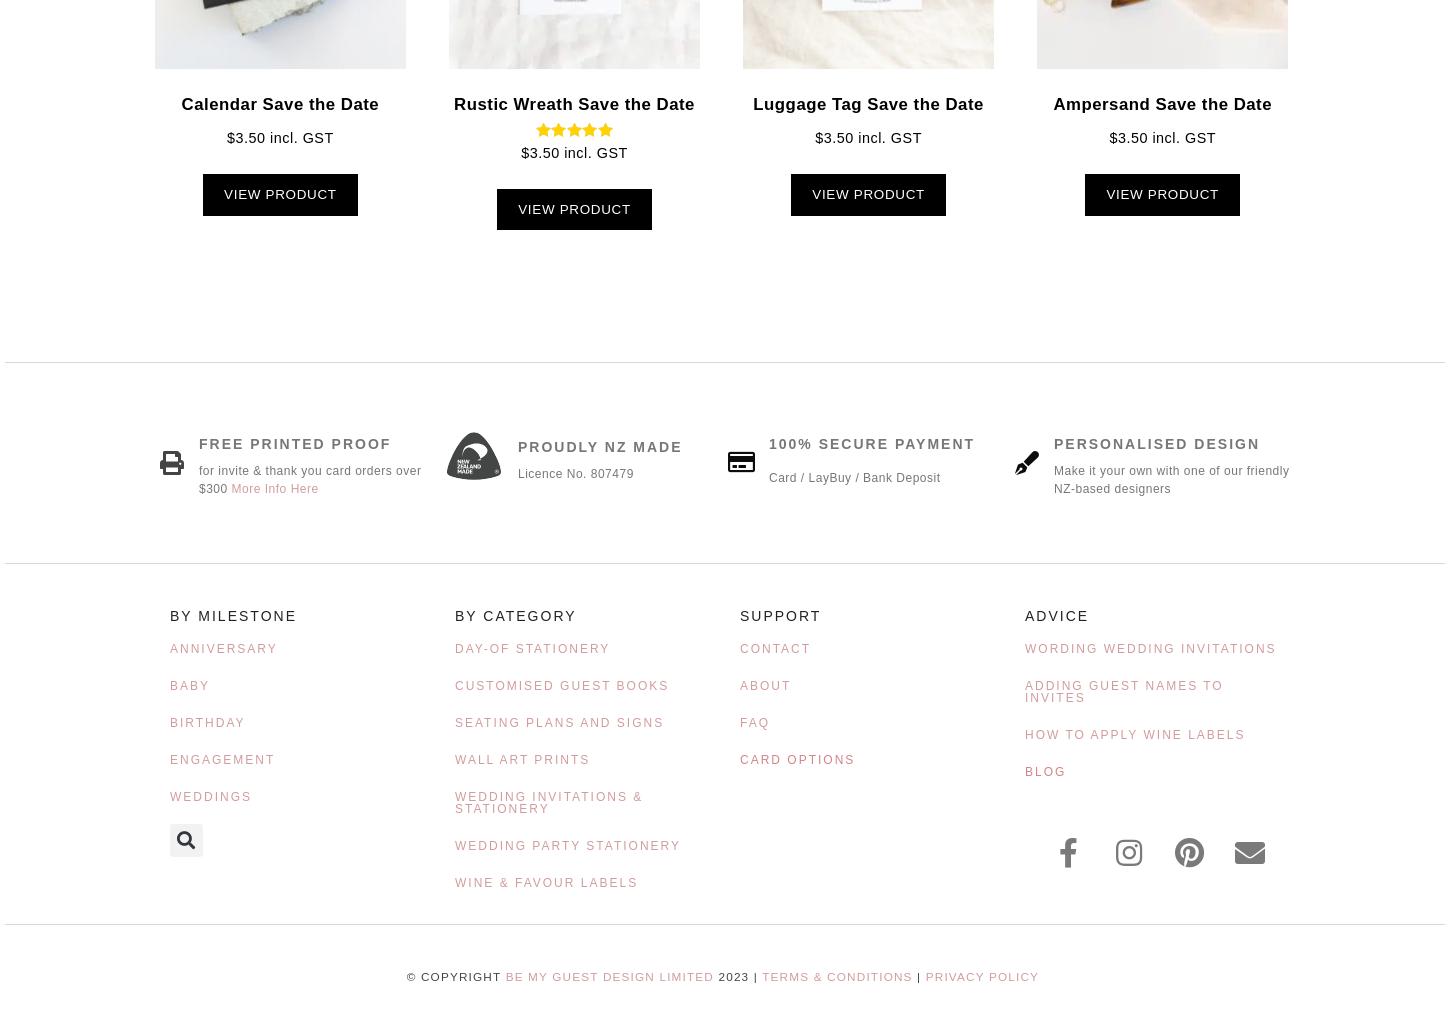 Image resolution: width=1450 pixels, height=1013 pixels. I want to click on '© COPYRIGHT', so click(454, 975).